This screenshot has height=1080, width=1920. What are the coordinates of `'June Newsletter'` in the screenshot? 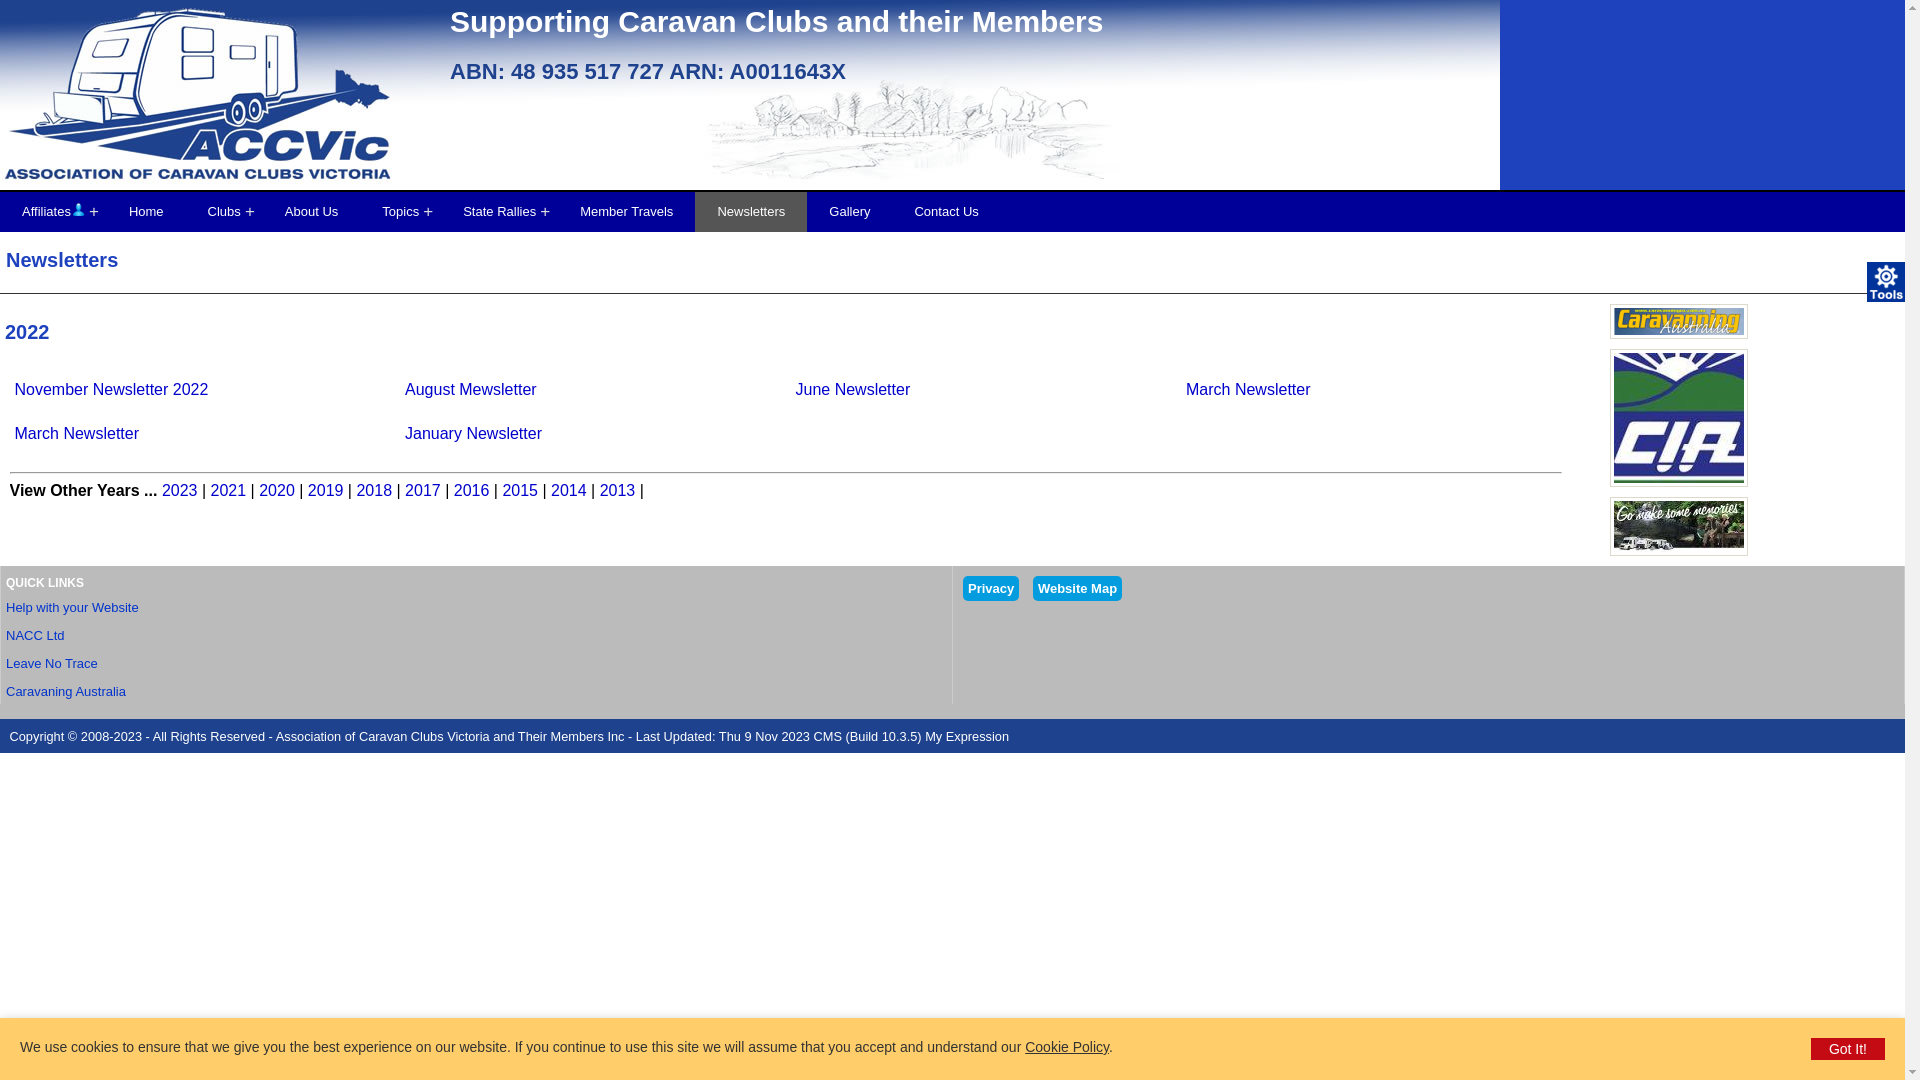 It's located at (853, 389).